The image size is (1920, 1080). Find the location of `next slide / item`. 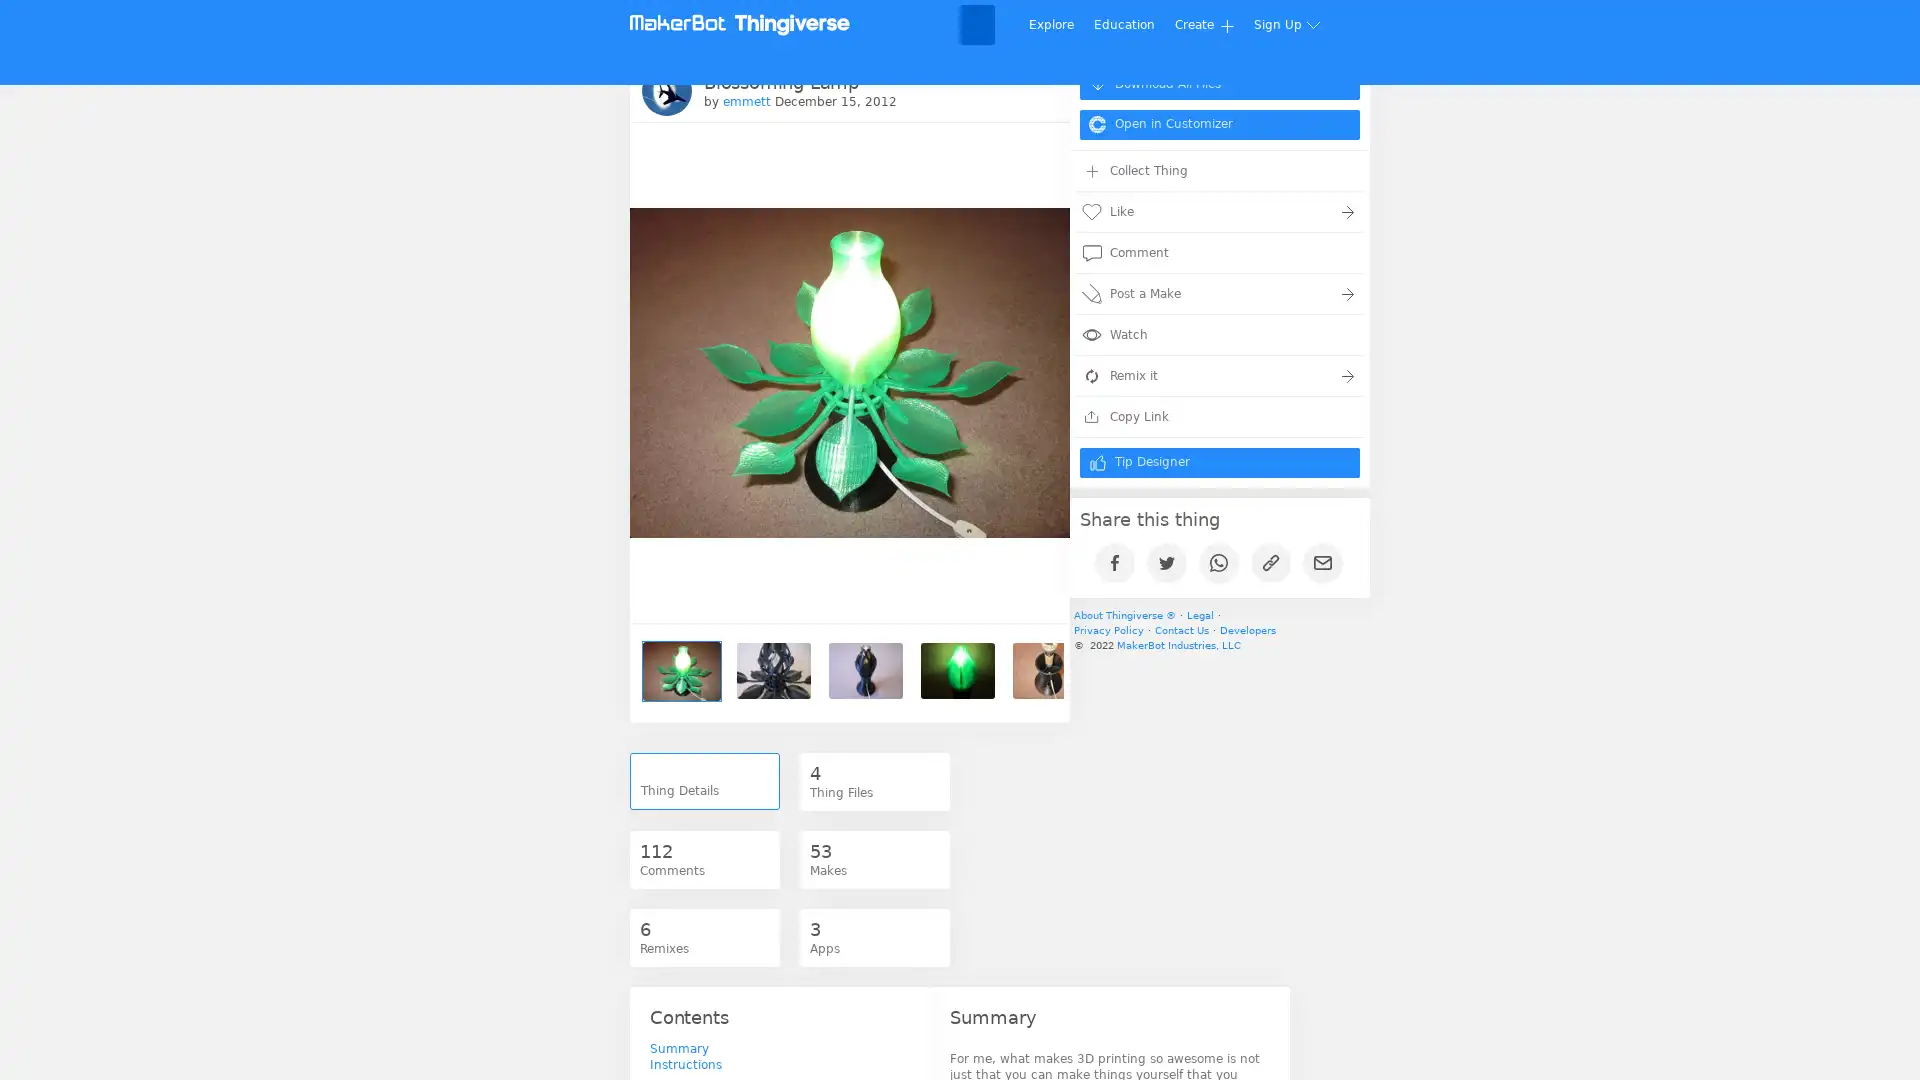

next slide / item is located at coordinates (1030, 307).